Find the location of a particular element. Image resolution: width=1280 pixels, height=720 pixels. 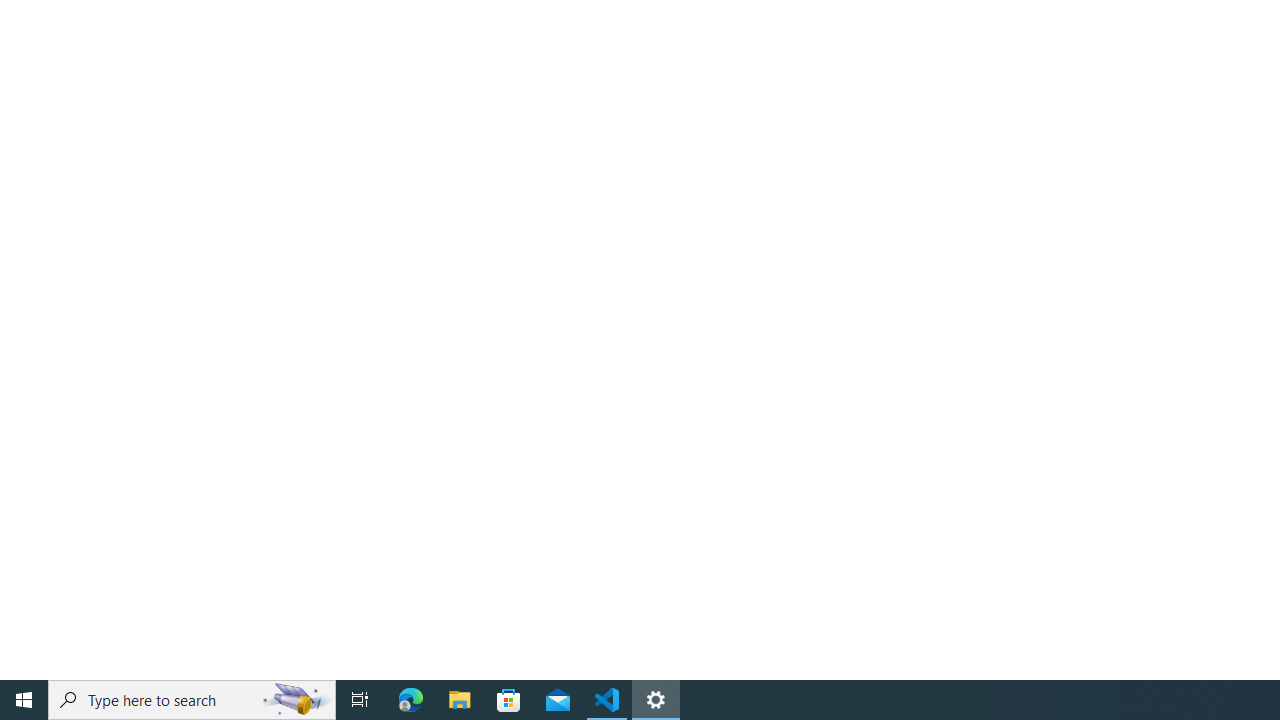

'Microsoft Edge' is located at coordinates (410, 698).